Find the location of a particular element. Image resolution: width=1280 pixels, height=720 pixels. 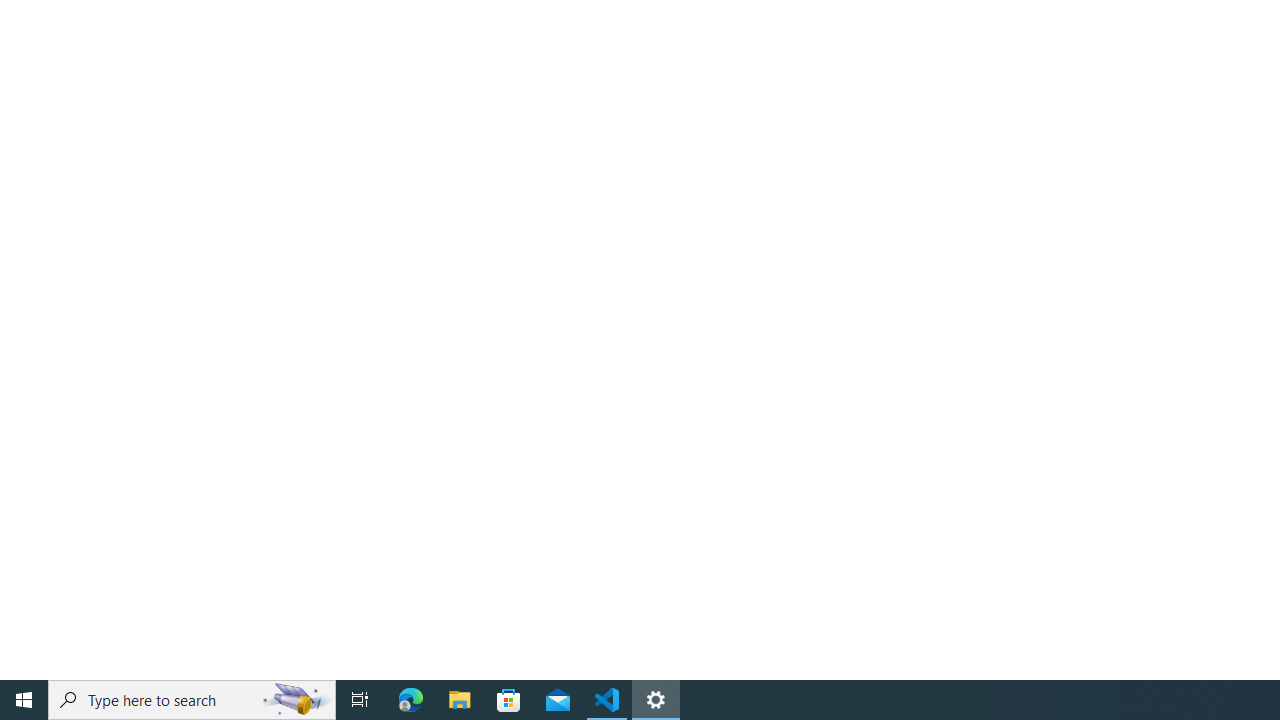

'Microsoft Edge' is located at coordinates (410, 698).